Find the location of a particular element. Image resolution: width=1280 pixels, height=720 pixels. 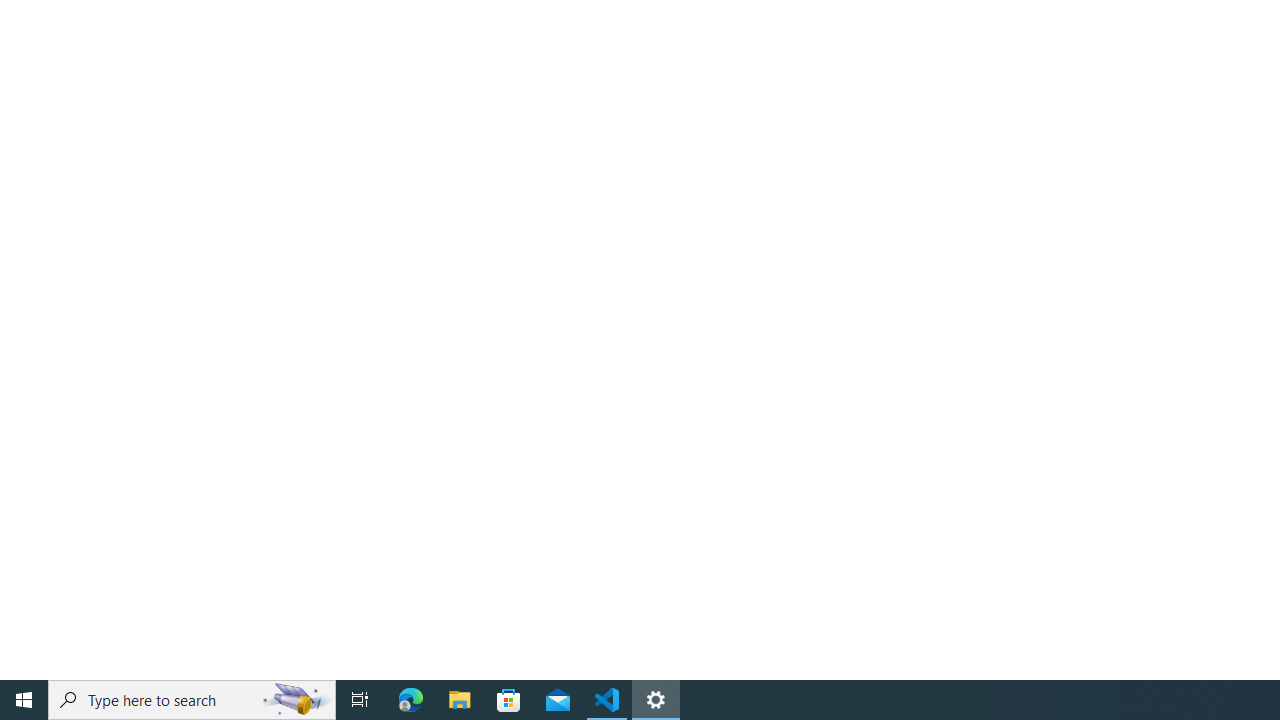

'Microsoft Edge' is located at coordinates (410, 698).